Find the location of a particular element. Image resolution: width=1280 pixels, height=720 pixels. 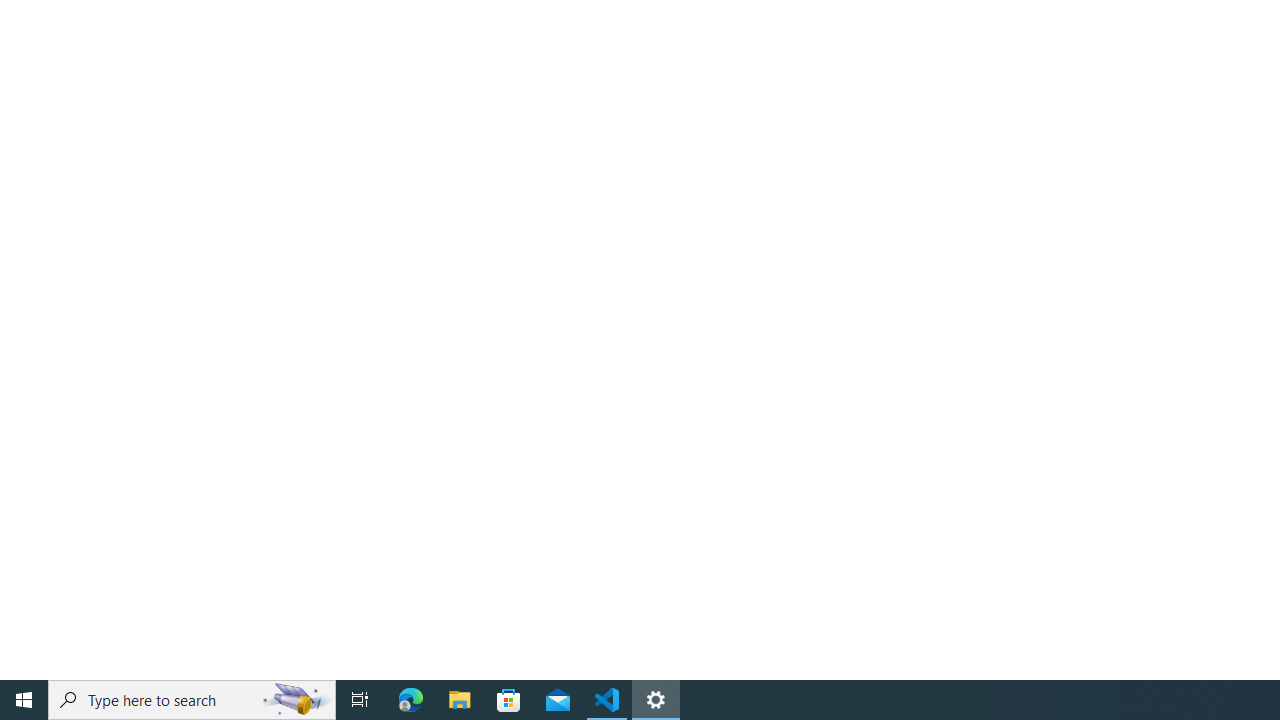

'Microsoft Edge' is located at coordinates (410, 698).